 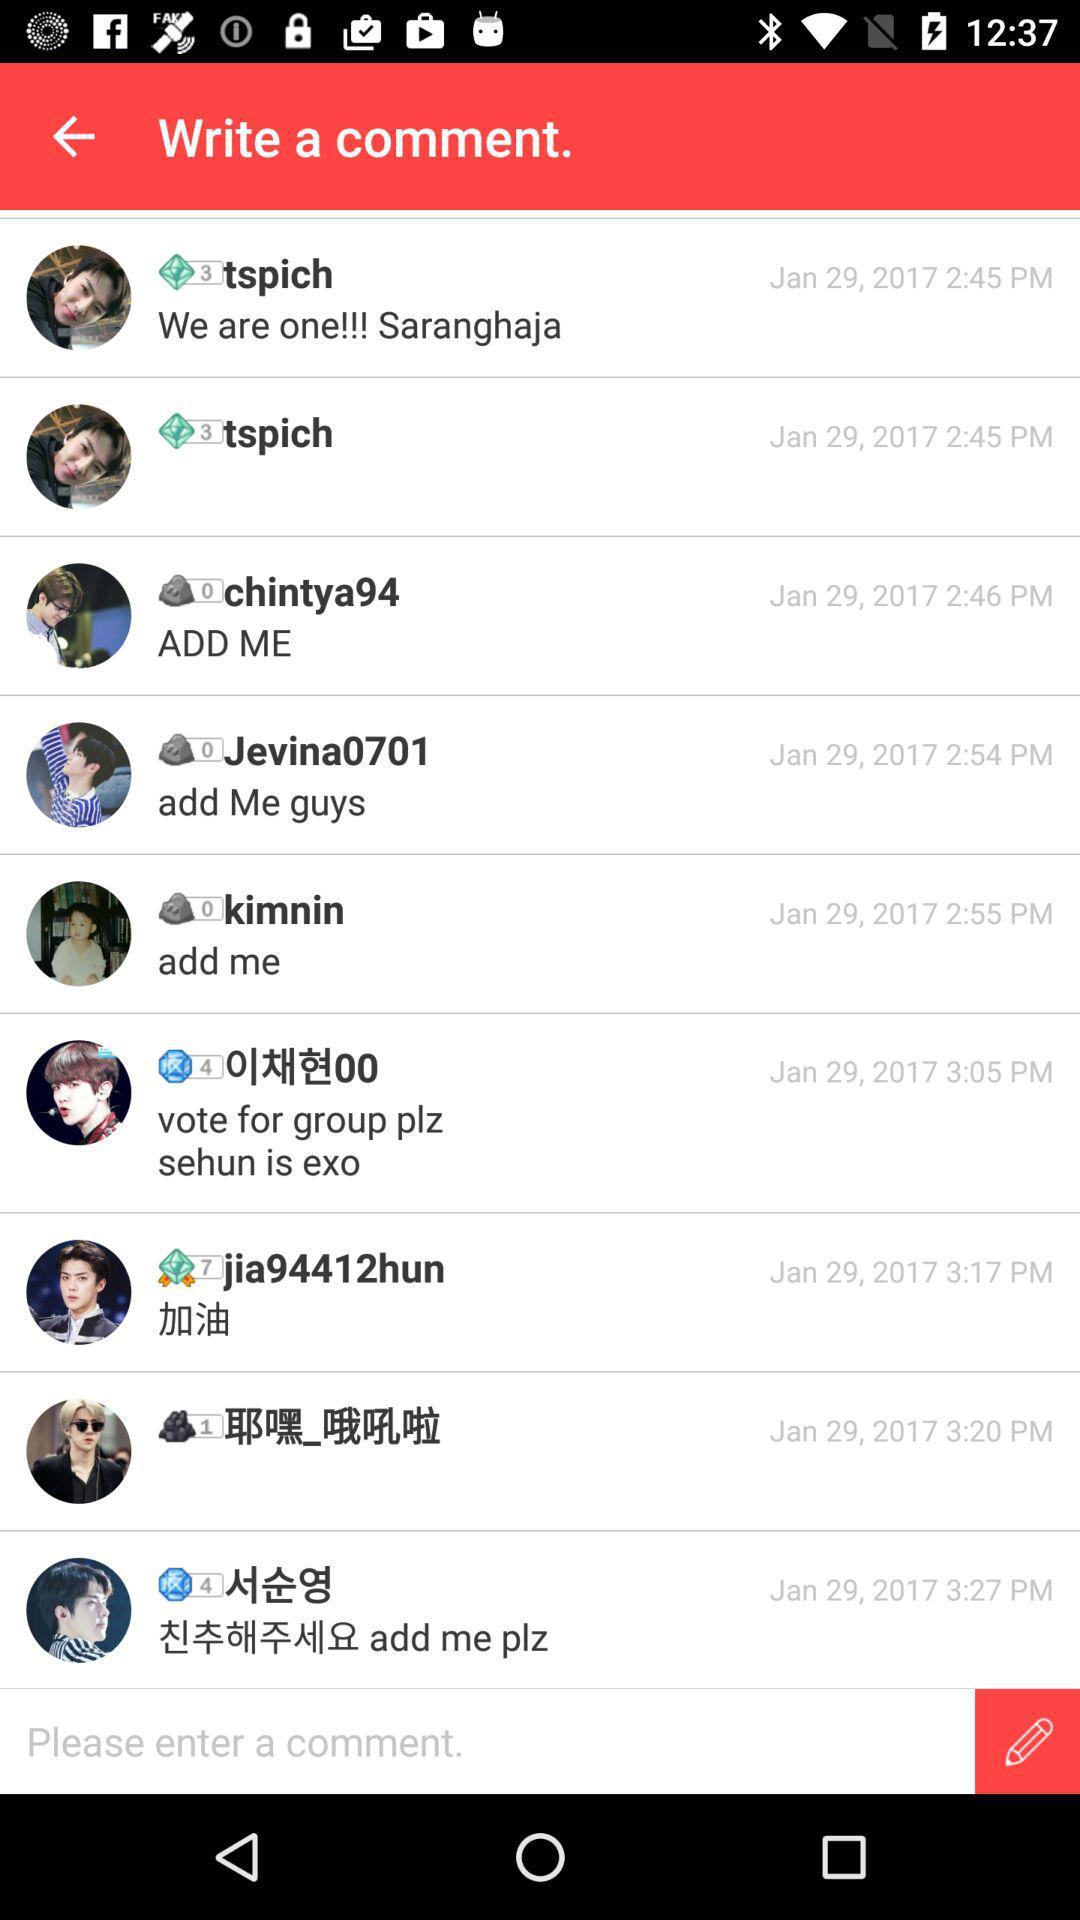 What do you see at coordinates (77, 1091) in the screenshot?
I see `profile` at bounding box center [77, 1091].